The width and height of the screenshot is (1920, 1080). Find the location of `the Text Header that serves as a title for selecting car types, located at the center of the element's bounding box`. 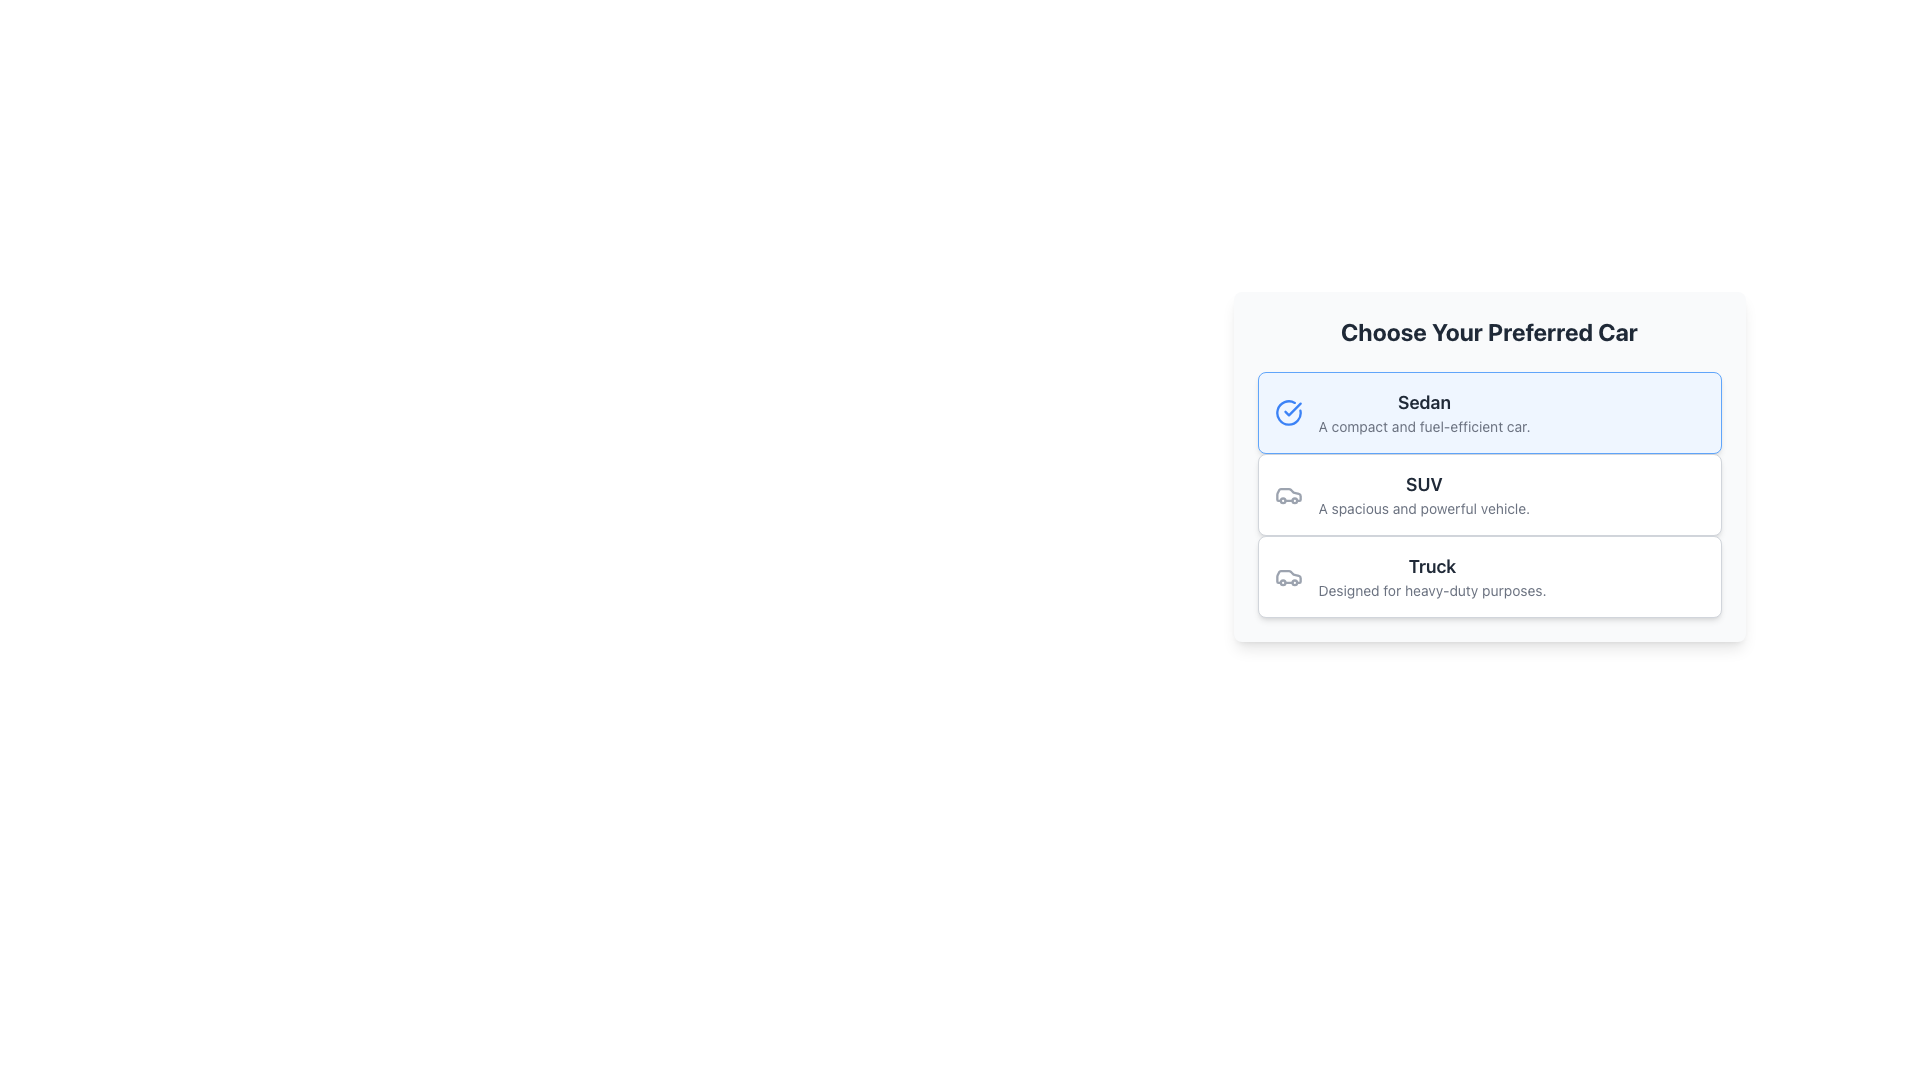

the Text Header that serves as a title for selecting car types, located at the center of the element's bounding box is located at coordinates (1489, 330).